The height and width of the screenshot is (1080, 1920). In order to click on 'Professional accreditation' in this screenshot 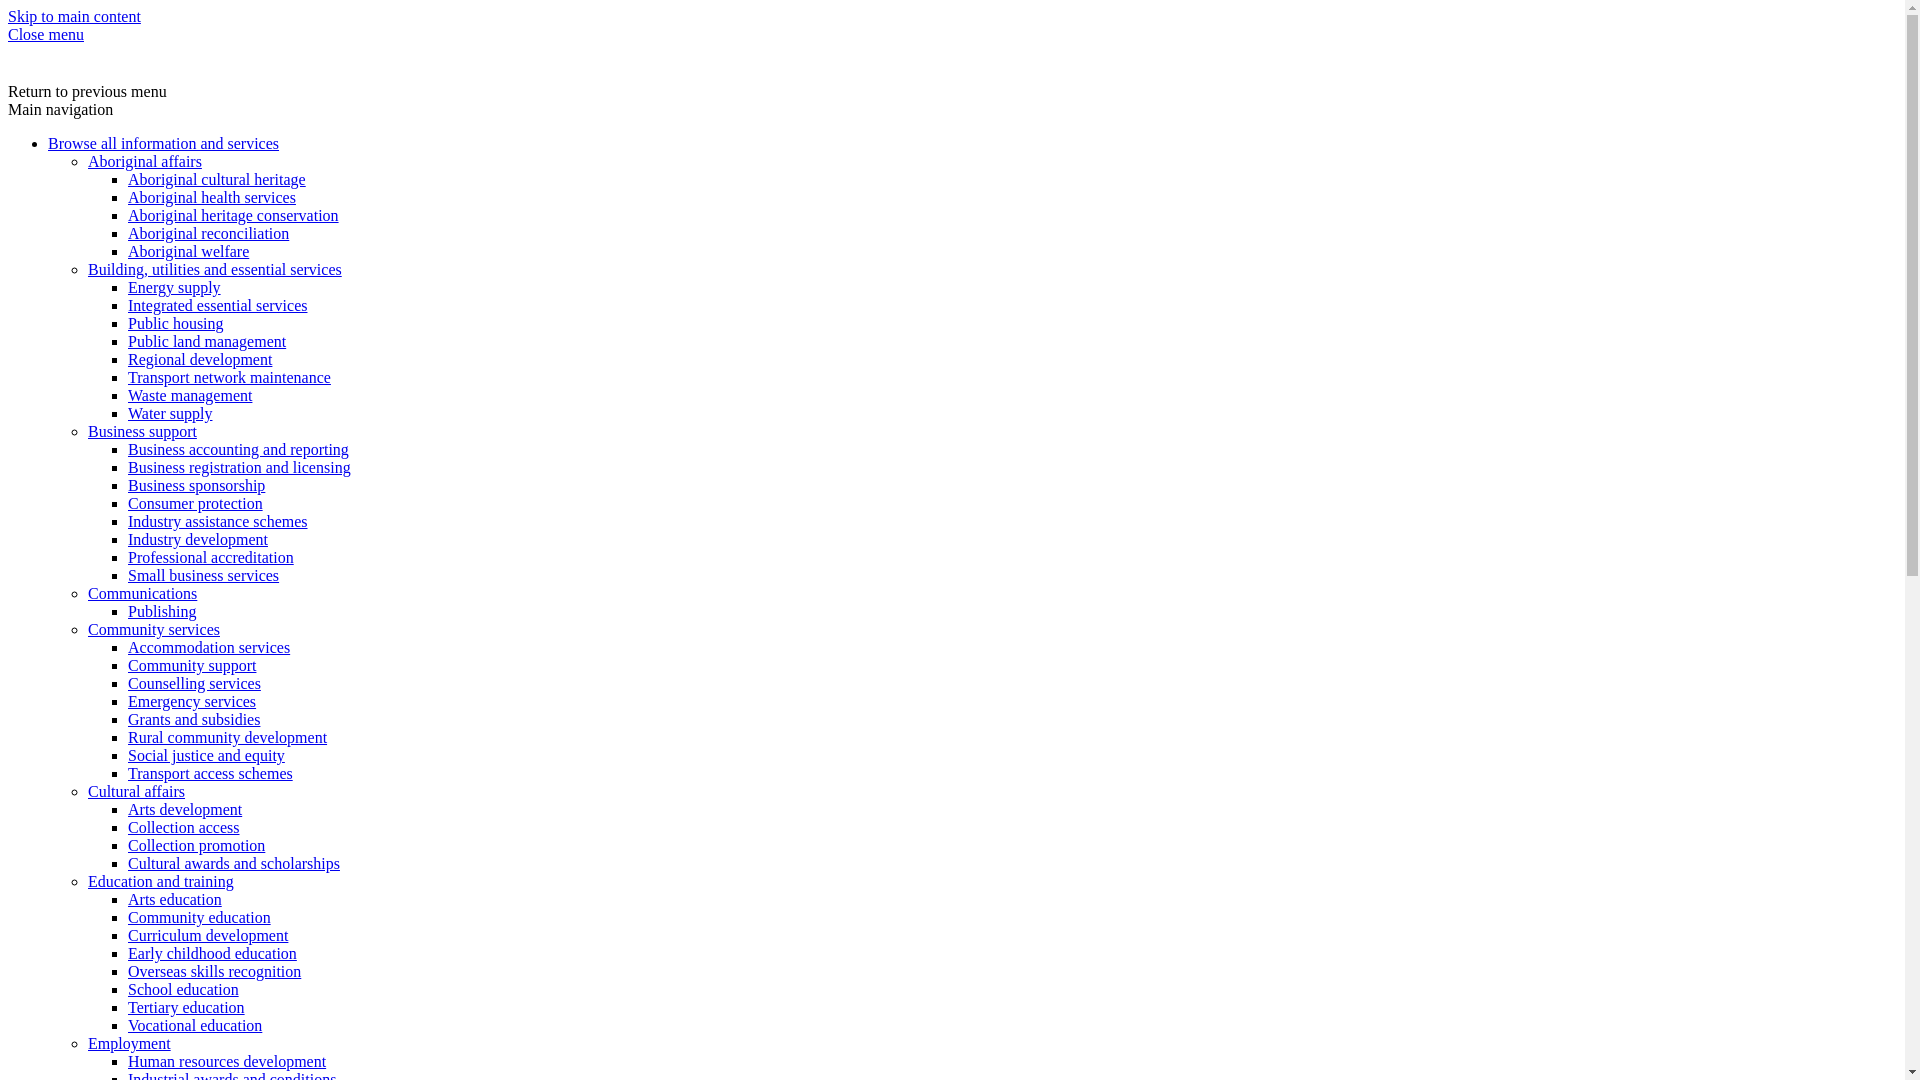, I will do `click(211, 557)`.